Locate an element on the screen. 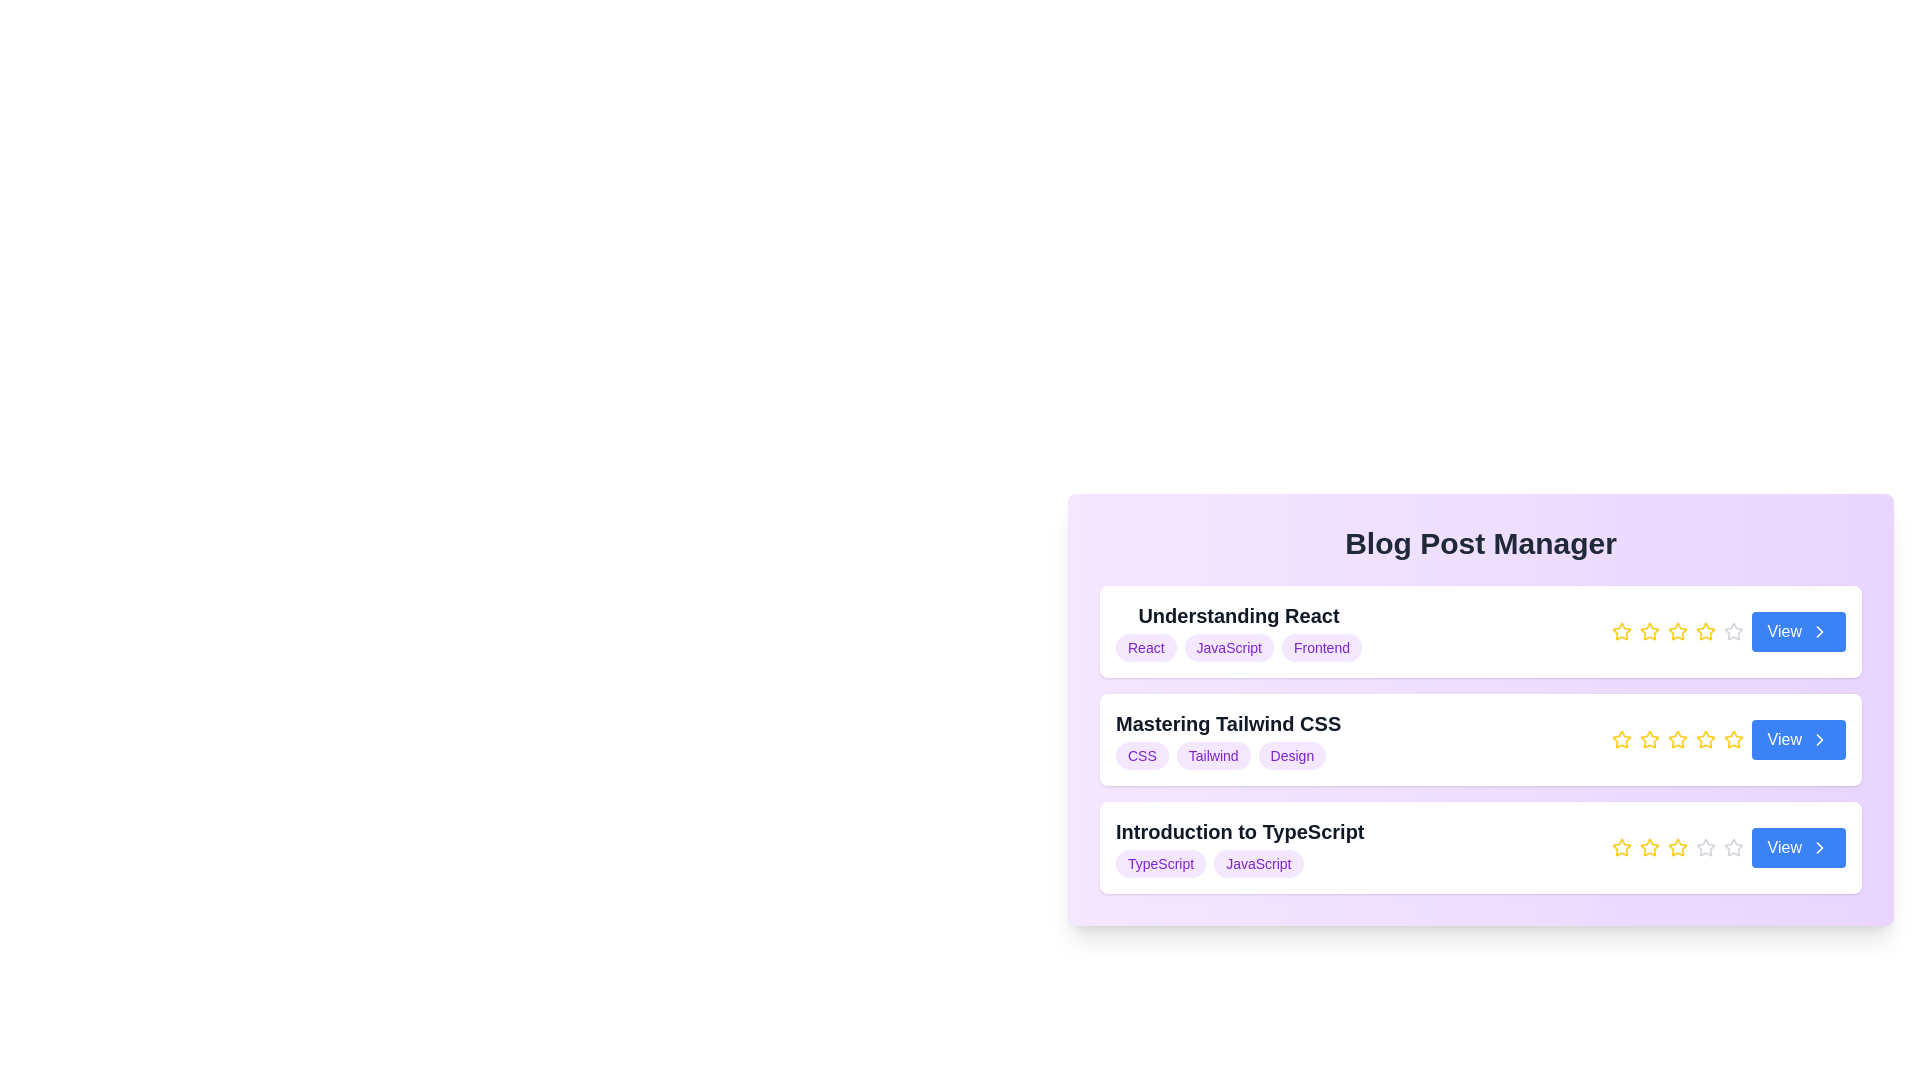 This screenshot has height=1080, width=1920. the fifth star icon in the rating system for the 'Introduction to TypeScript' blog post is located at coordinates (1704, 848).